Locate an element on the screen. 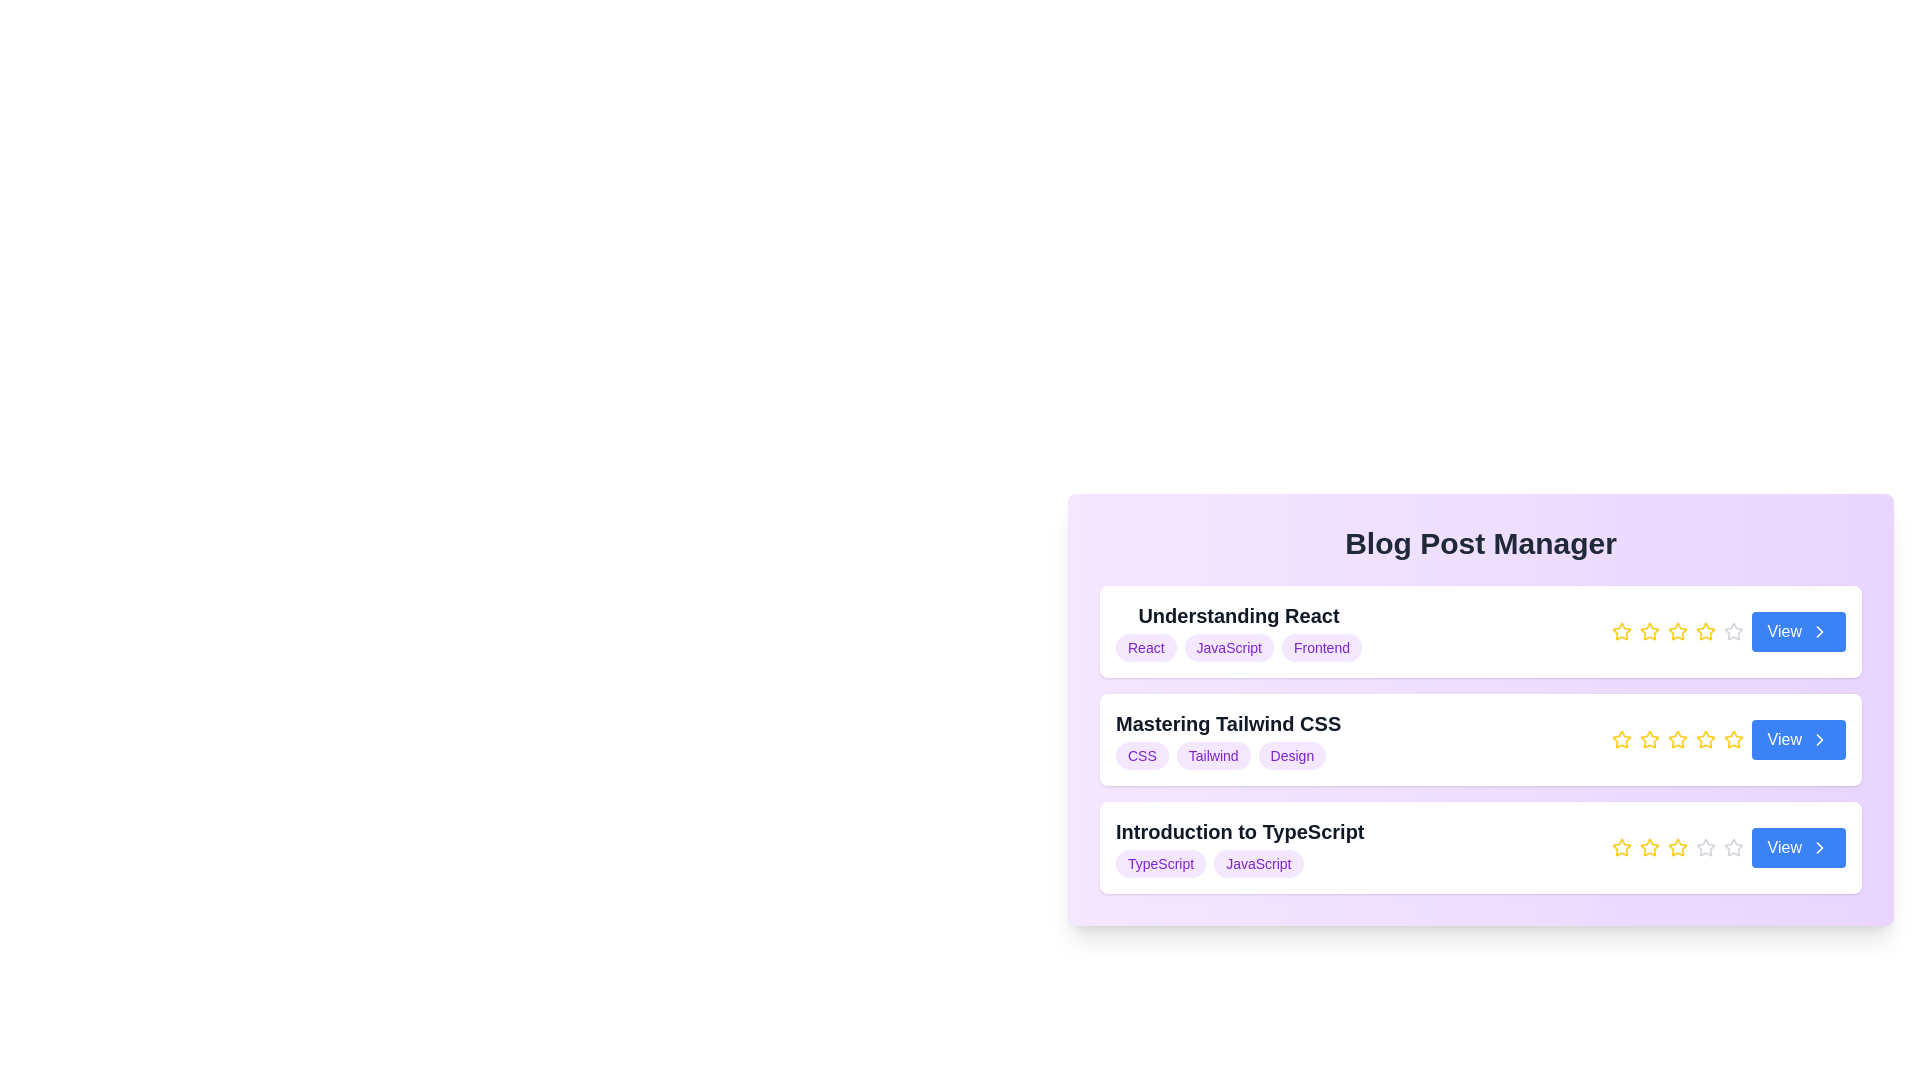 This screenshot has height=1080, width=1920. the fifth star icon in the rating system for the 'Introduction to TypeScript' blog post is located at coordinates (1704, 848).